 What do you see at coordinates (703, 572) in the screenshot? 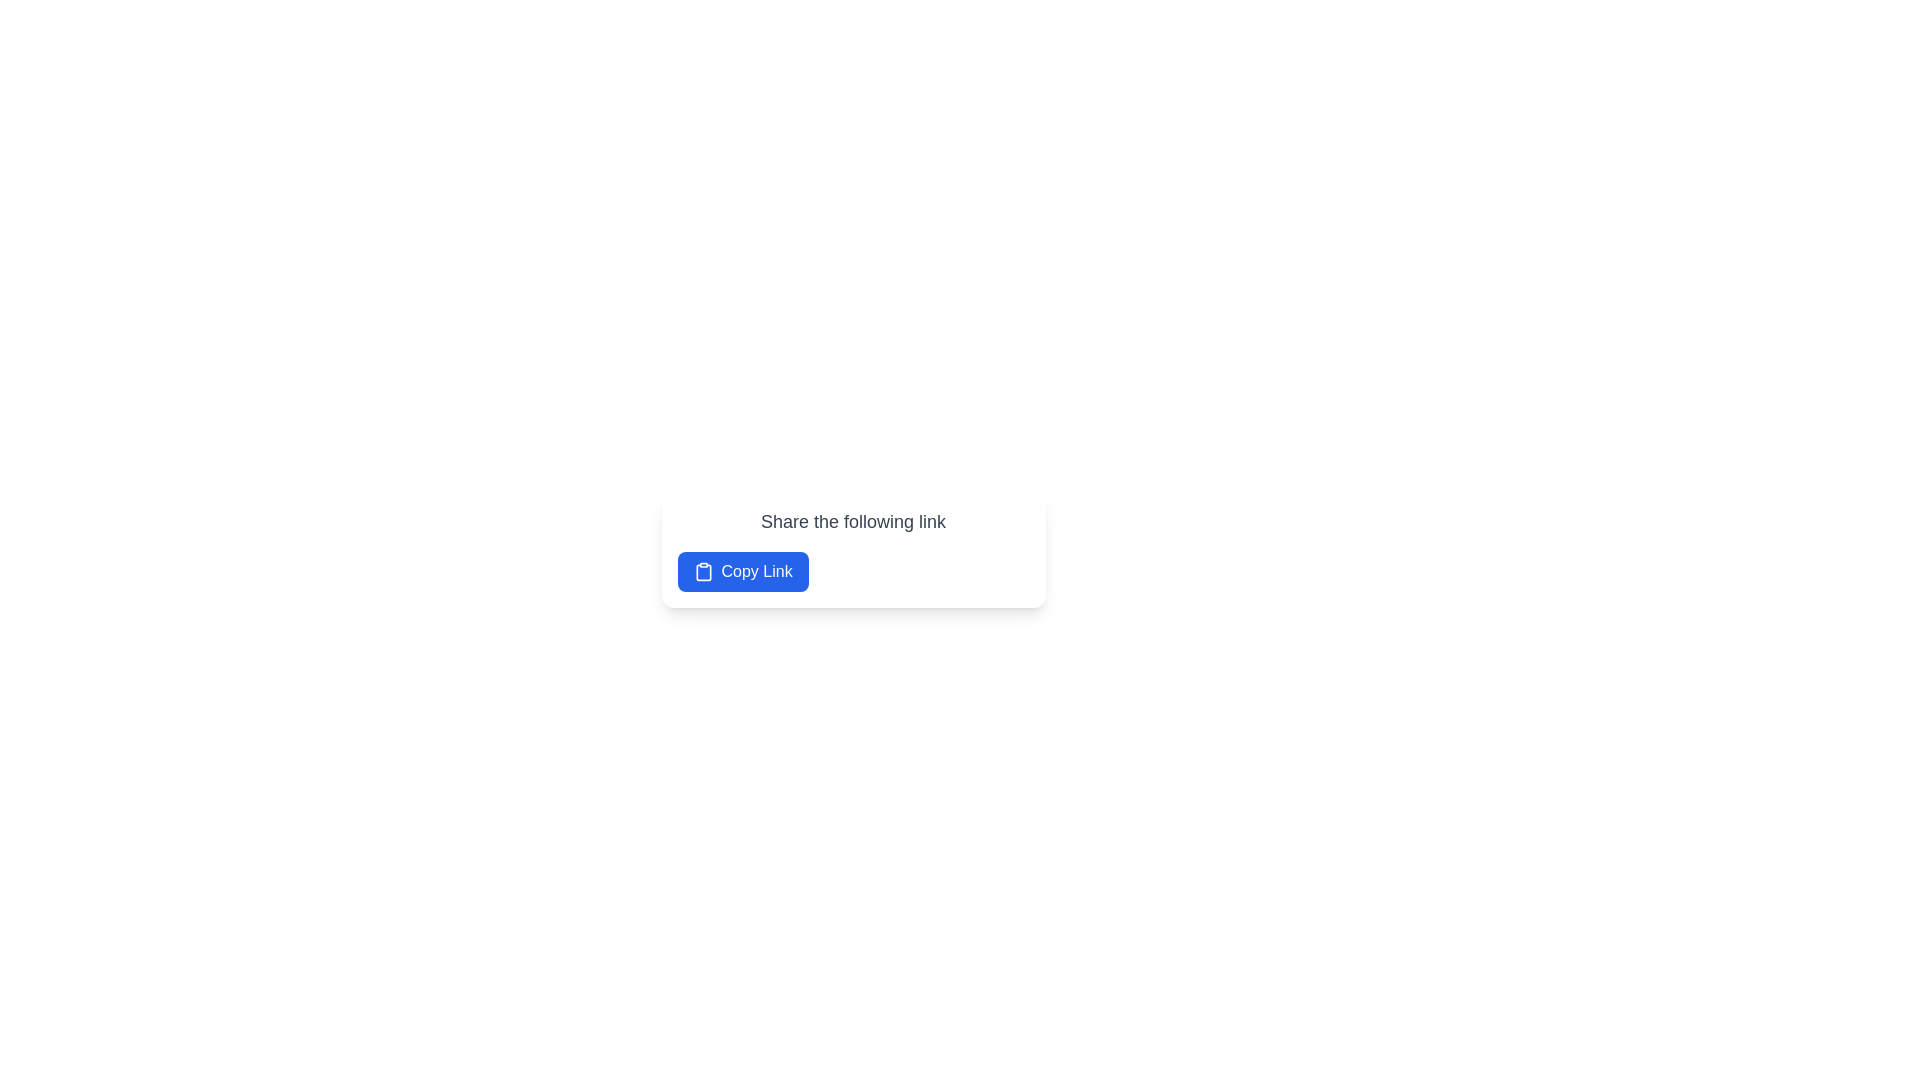
I see `the main body of the clipboard icon, which is represented as a rectangular shape with rounded corners in the SVG graphic` at bounding box center [703, 572].